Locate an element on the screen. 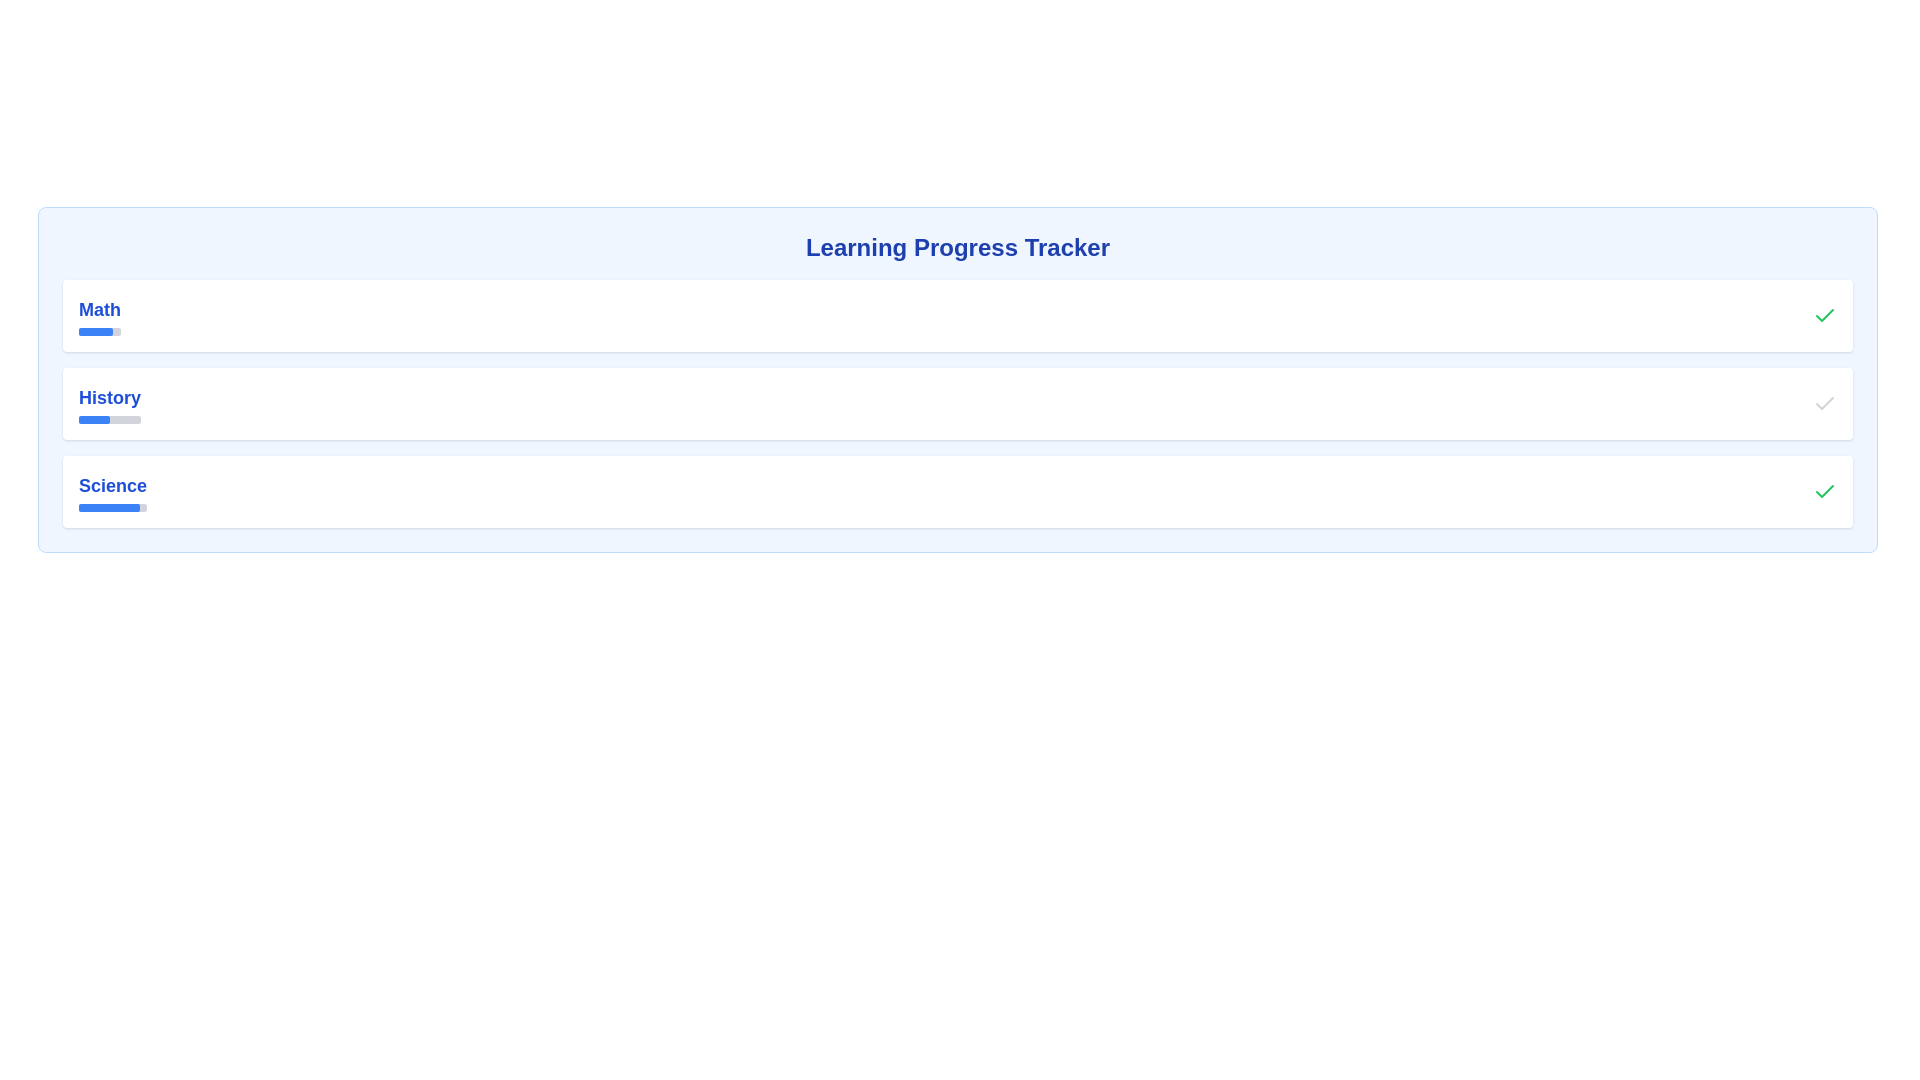  the 'History' static text label, which is styled in bold blue font and positioned between 'Math' and 'Science' is located at coordinates (109, 397).